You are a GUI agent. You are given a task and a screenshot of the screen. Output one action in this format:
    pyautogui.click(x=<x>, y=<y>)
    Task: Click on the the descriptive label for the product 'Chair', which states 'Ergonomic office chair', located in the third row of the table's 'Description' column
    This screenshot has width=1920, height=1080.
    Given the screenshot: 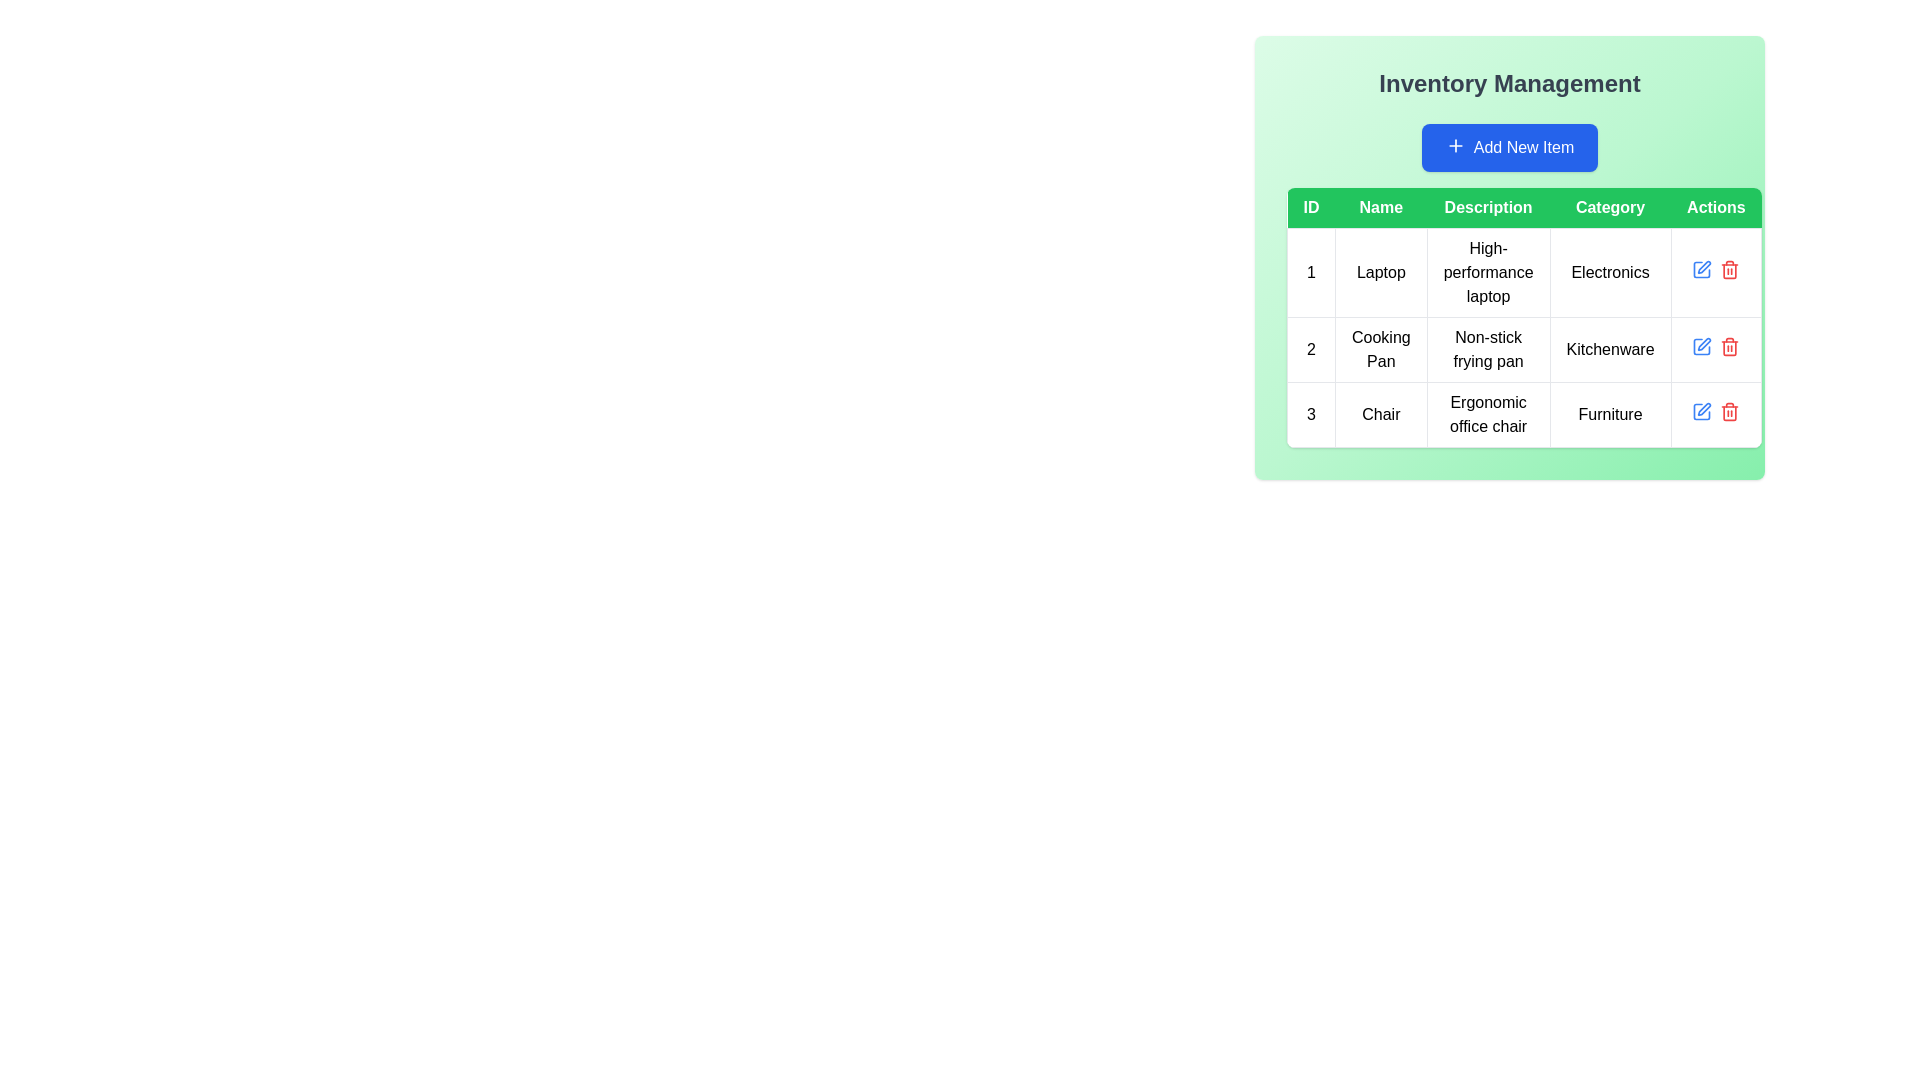 What is the action you would take?
    pyautogui.click(x=1488, y=414)
    